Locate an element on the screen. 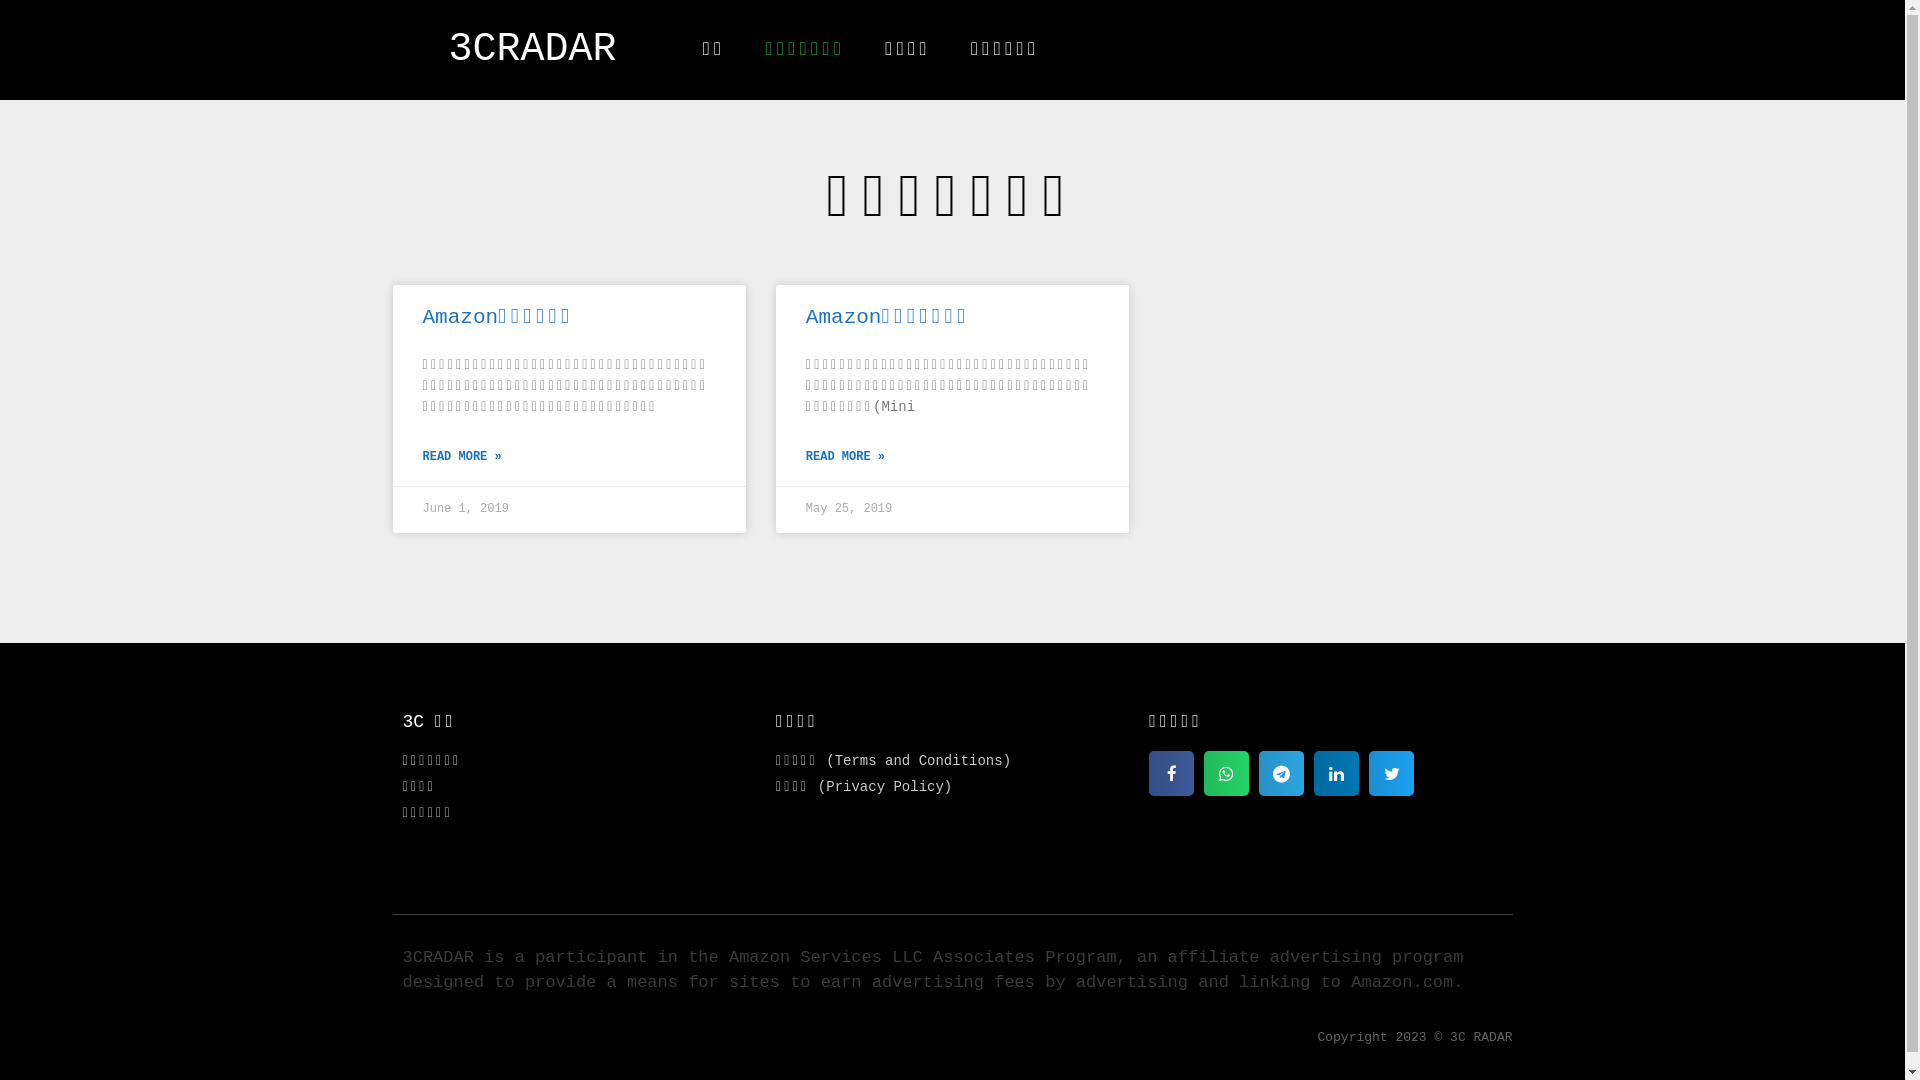 The image size is (1920, 1080). '3CRADAR' is located at coordinates (532, 48).